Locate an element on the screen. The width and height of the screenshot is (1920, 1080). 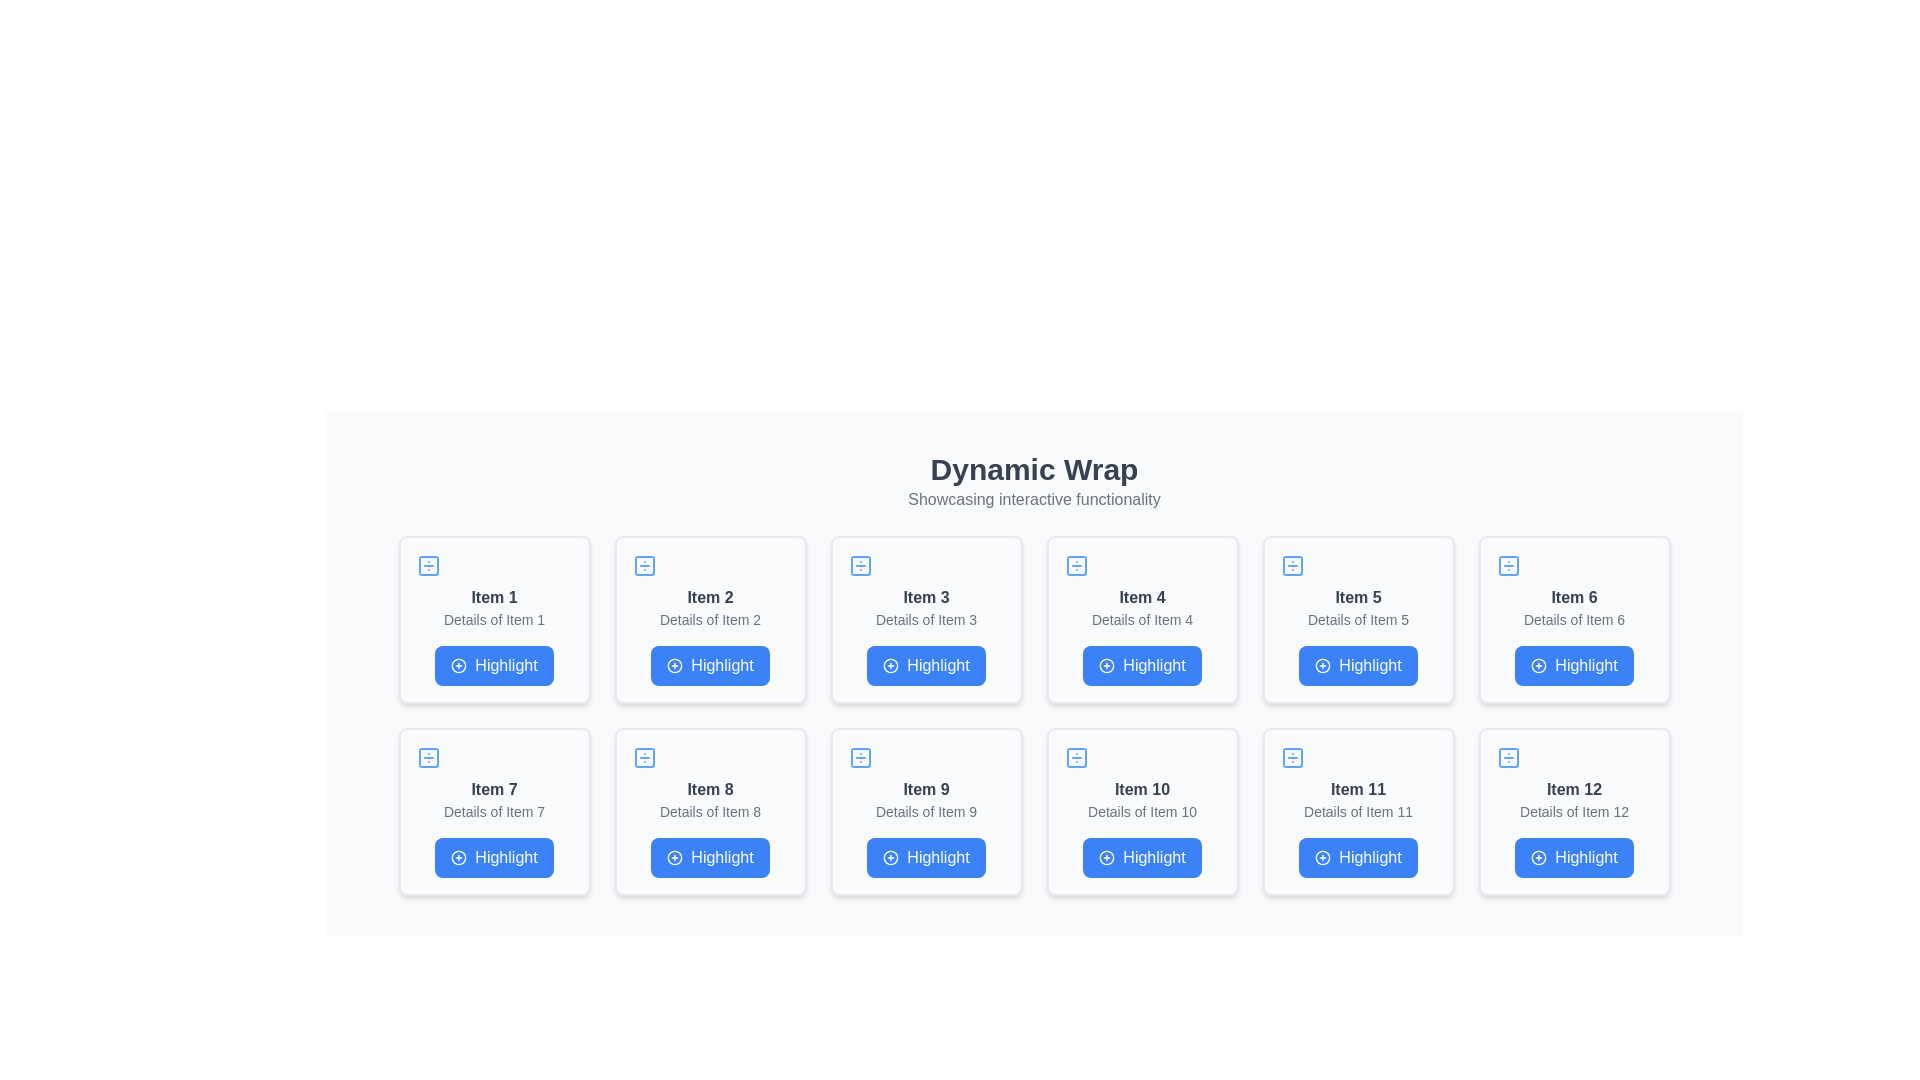
title 'Item 2' and details 'Details of Item 2' from the interactive card component with a white background and light gray border located in the second position of the grid is located at coordinates (710, 619).